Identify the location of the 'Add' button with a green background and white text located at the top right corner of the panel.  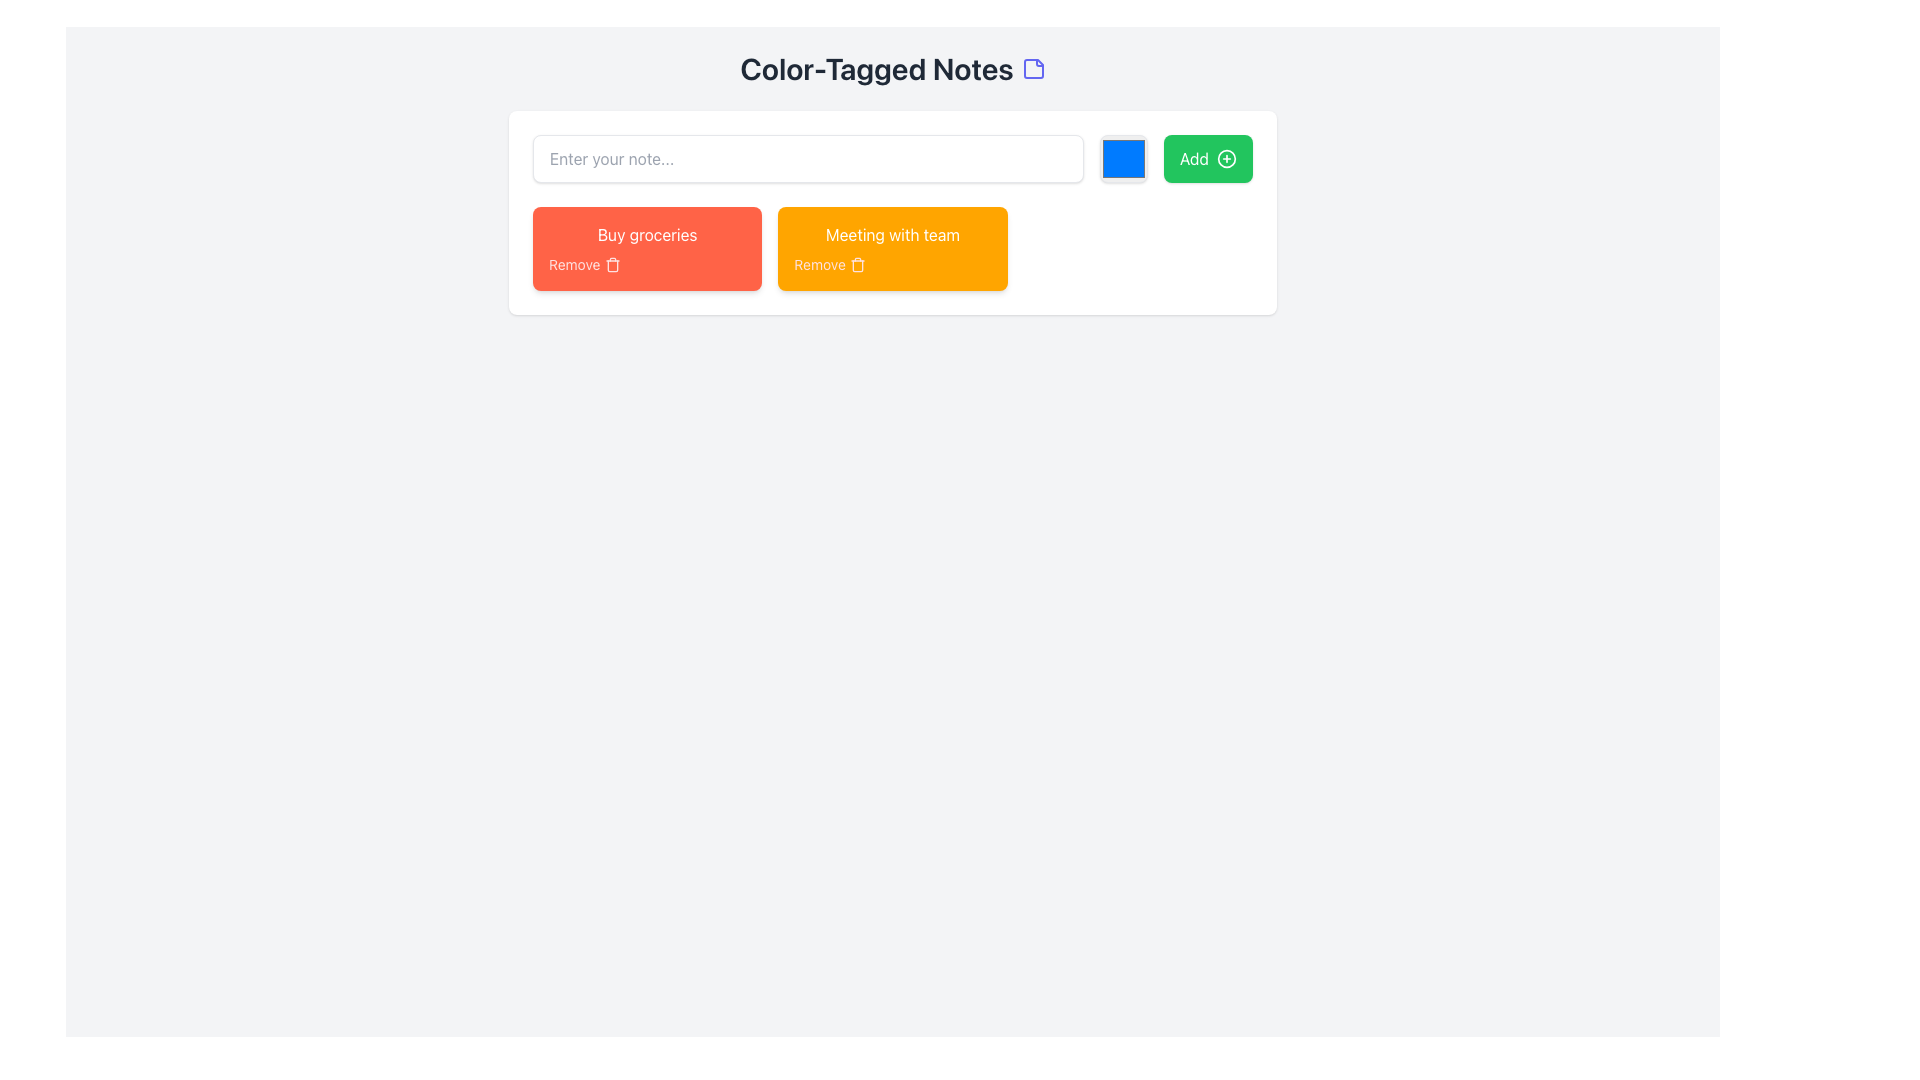
(1207, 157).